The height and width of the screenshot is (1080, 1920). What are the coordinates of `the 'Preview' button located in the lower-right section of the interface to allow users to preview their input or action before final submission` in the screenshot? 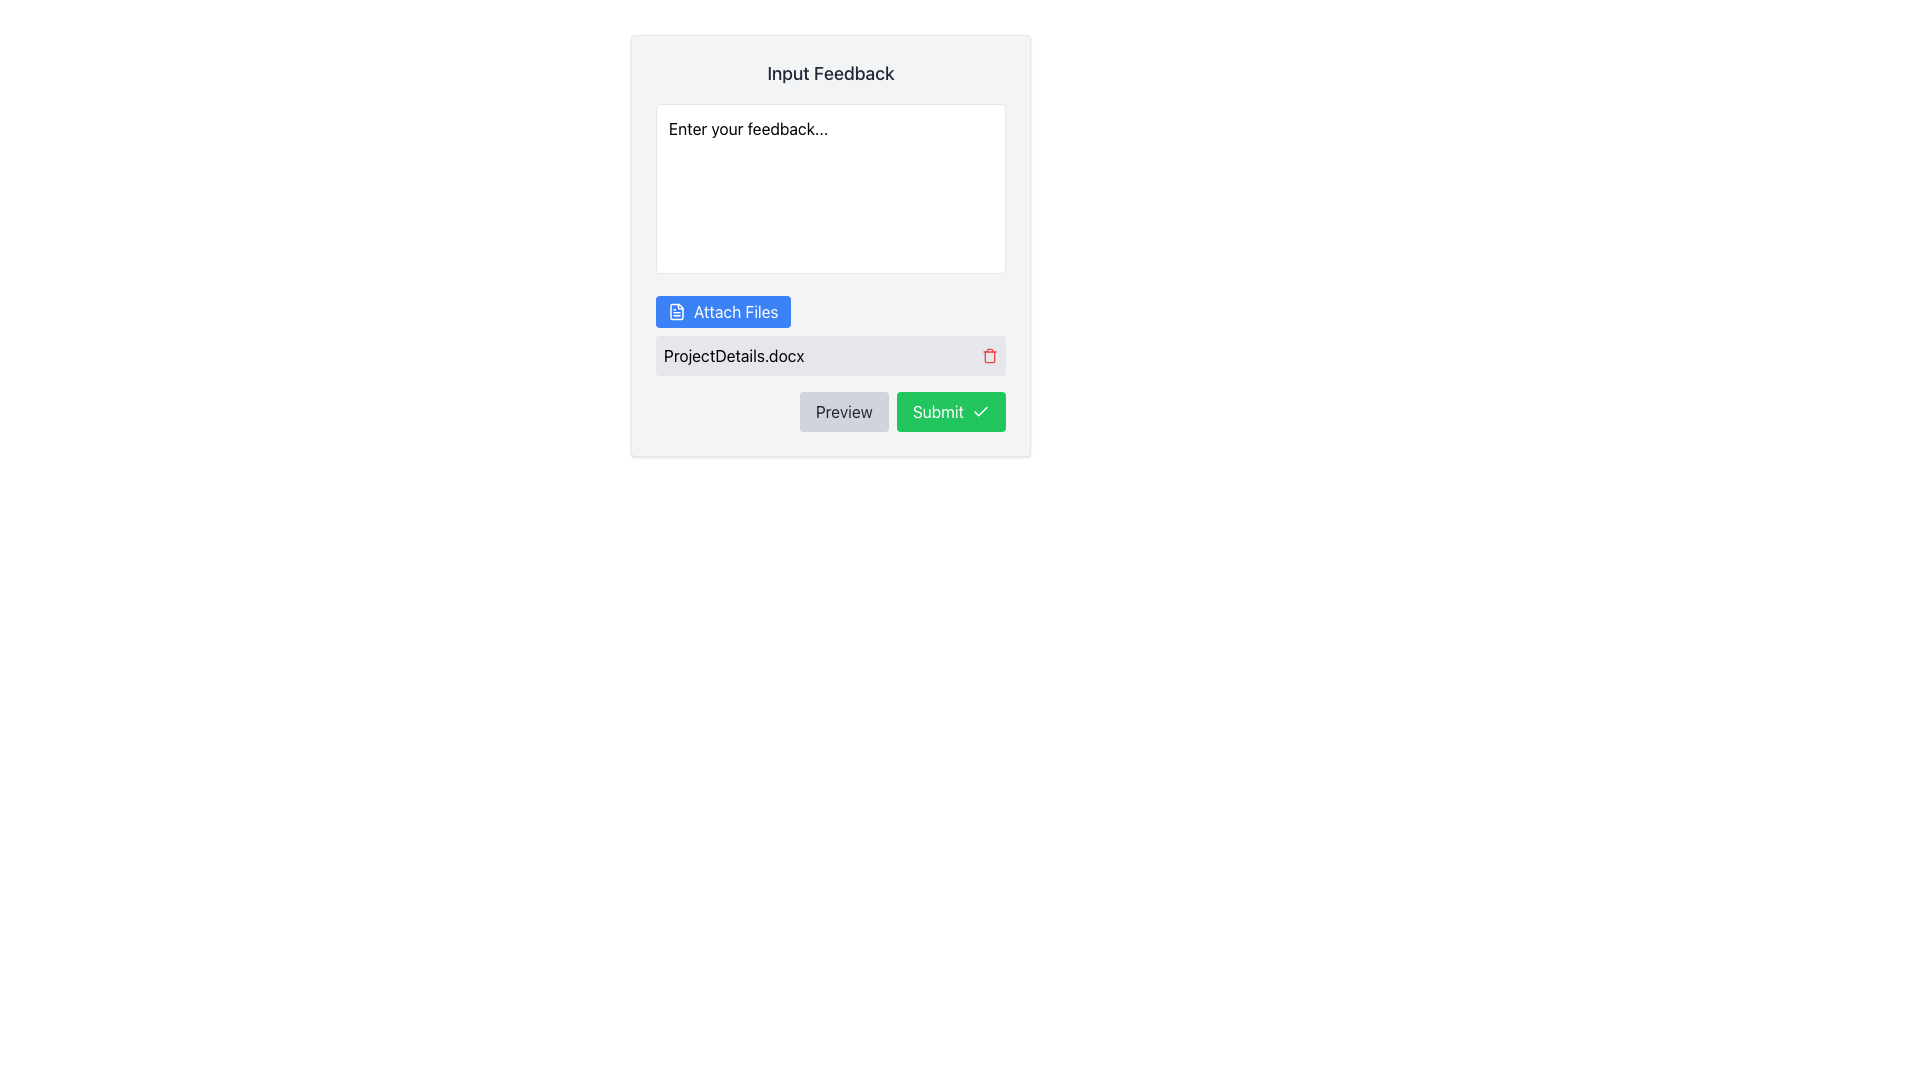 It's located at (844, 411).